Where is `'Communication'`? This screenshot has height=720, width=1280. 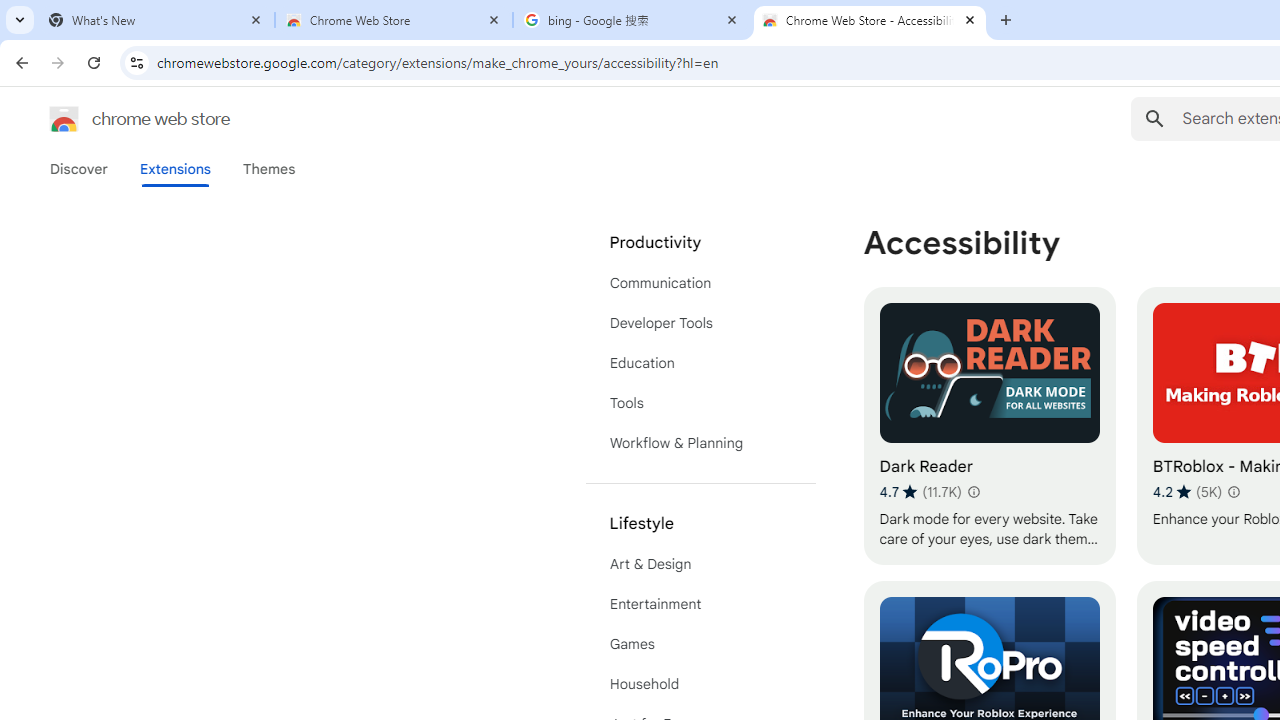
'Communication' is located at coordinates (700, 282).